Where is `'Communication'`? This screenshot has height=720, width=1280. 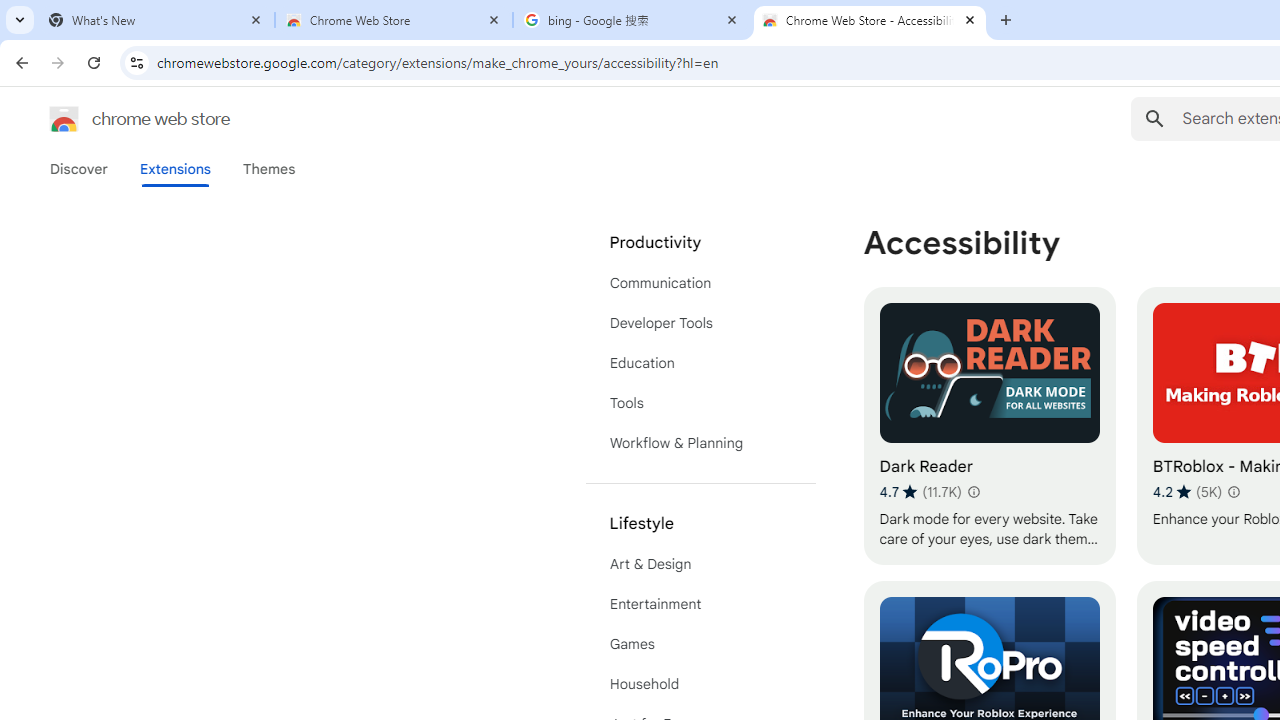
'Communication' is located at coordinates (700, 282).